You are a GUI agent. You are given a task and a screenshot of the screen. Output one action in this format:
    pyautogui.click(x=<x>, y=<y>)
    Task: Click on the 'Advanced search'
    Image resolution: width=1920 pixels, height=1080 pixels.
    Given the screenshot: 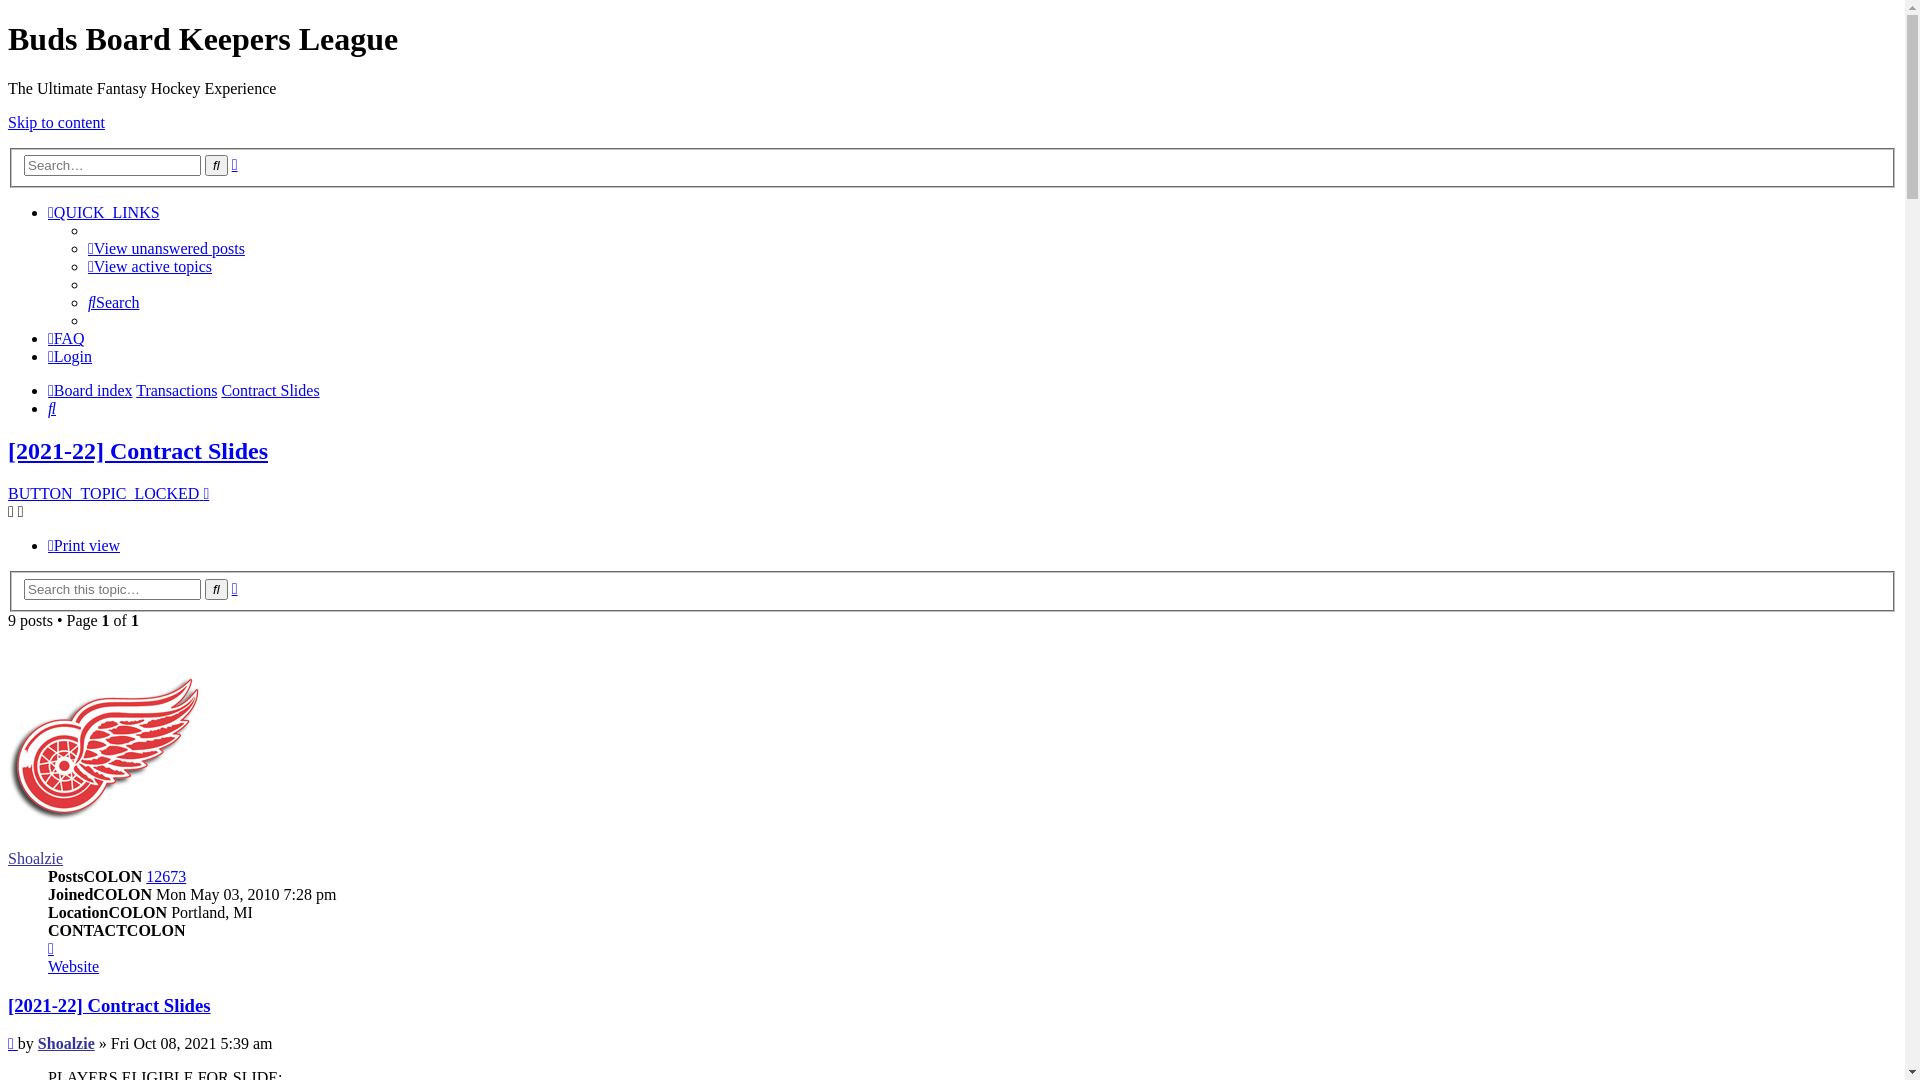 What is the action you would take?
    pyautogui.click(x=235, y=587)
    